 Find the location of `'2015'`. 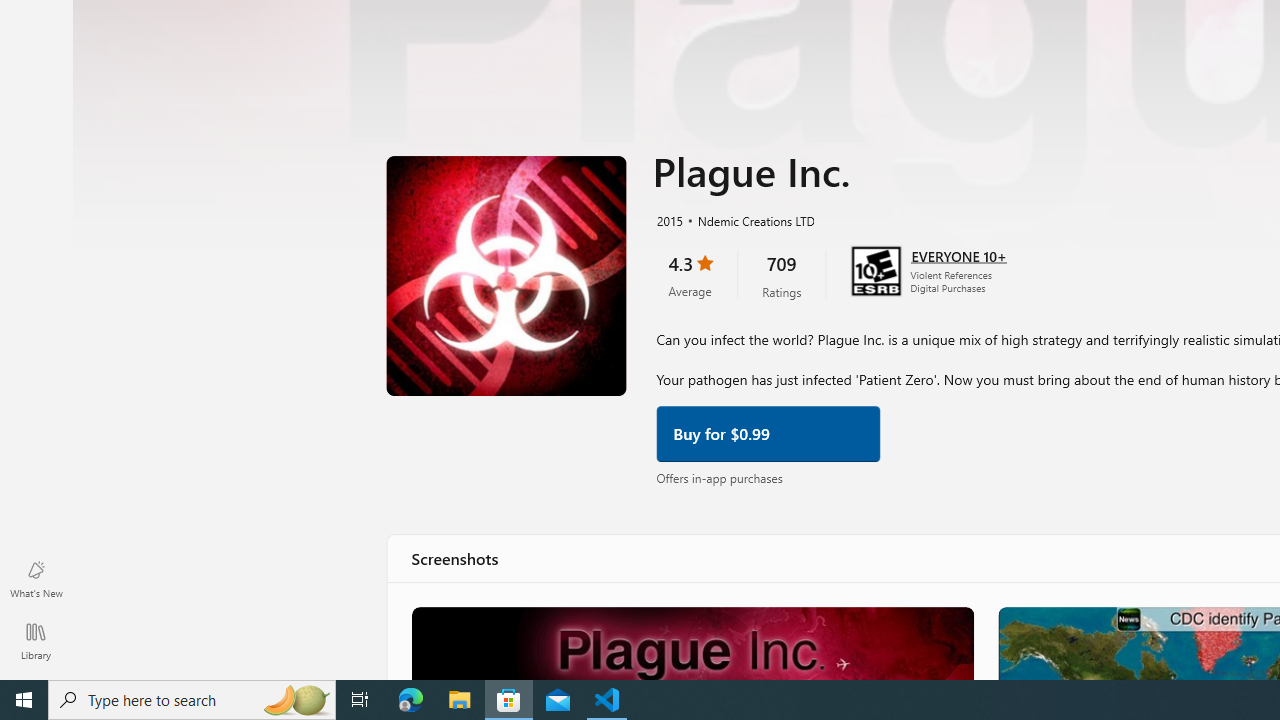

'2015' is located at coordinates (668, 219).